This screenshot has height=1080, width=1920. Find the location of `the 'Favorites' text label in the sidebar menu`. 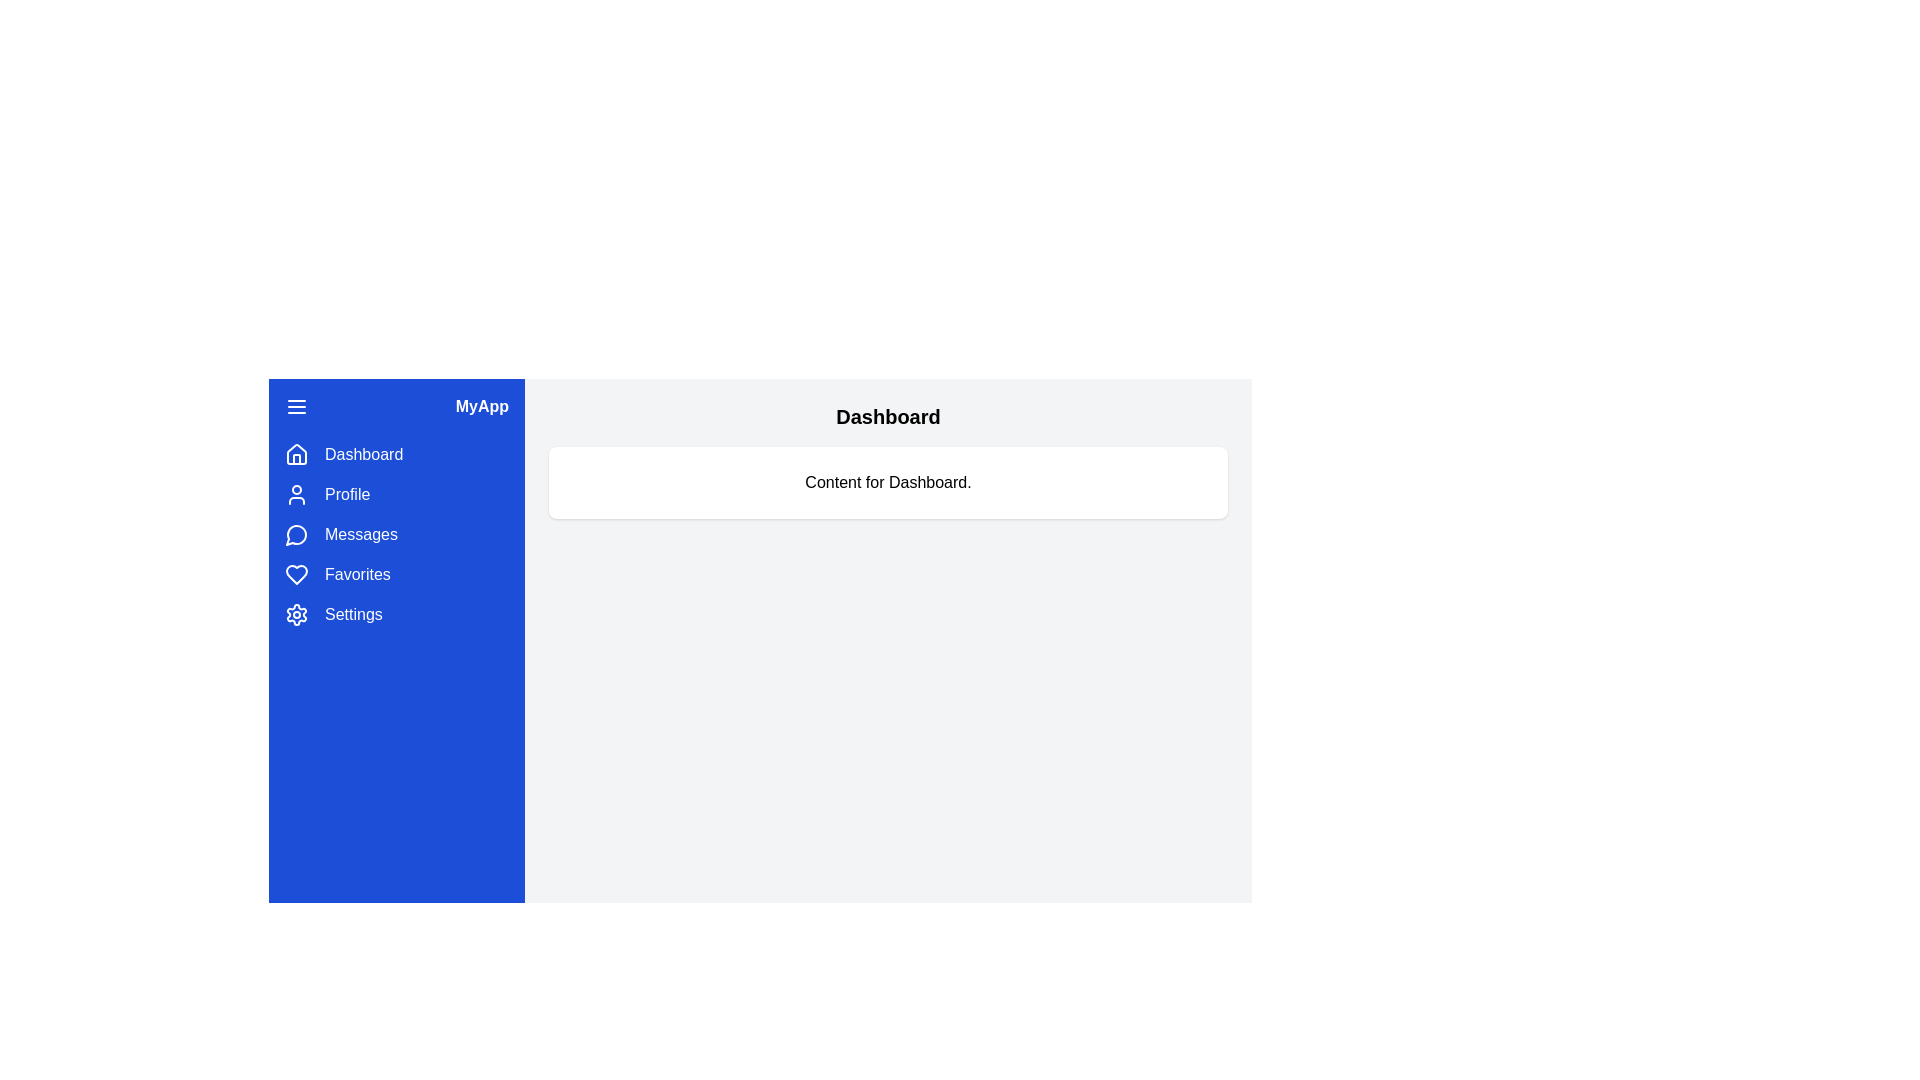

the 'Favorites' text label in the sidebar menu is located at coordinates (357, 574).